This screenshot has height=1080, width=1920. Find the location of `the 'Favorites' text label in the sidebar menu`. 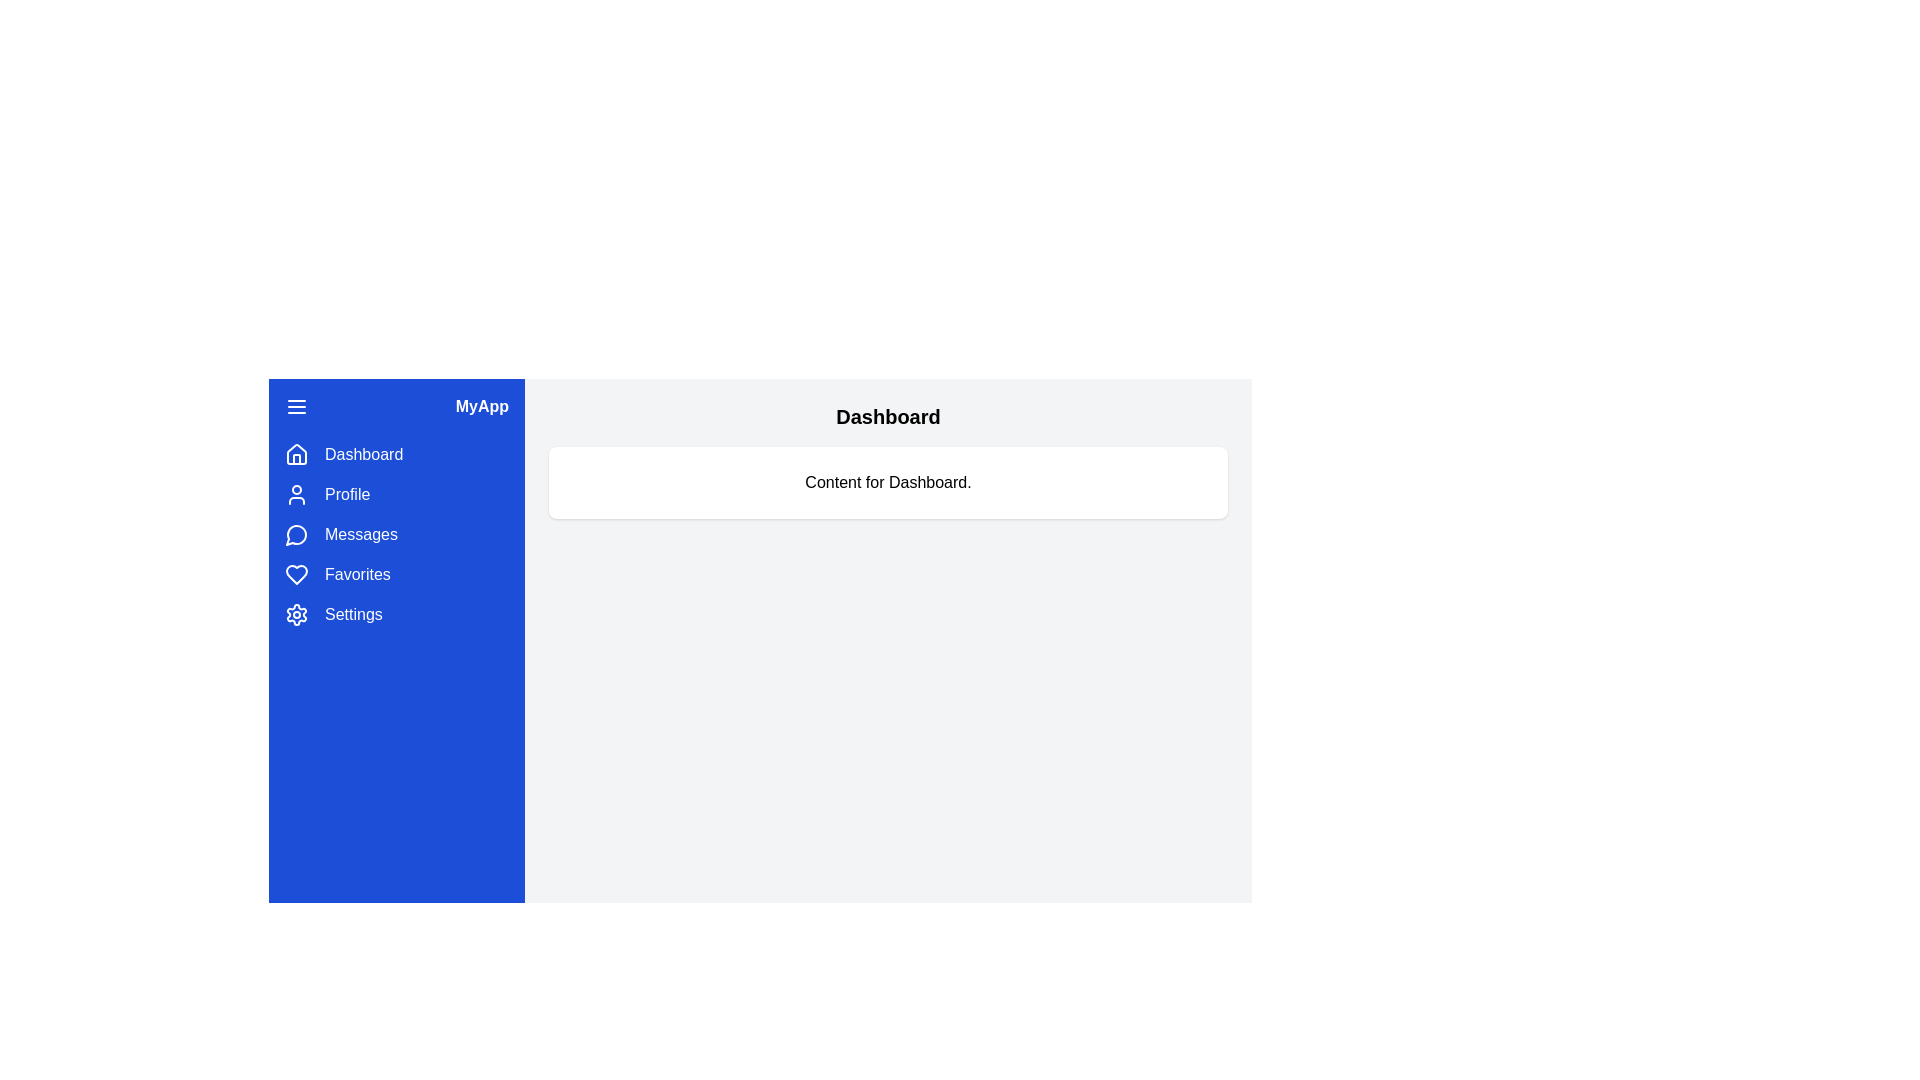

the 'Favorites' text label in the sidebar menu is located at coordinates (357, 574).